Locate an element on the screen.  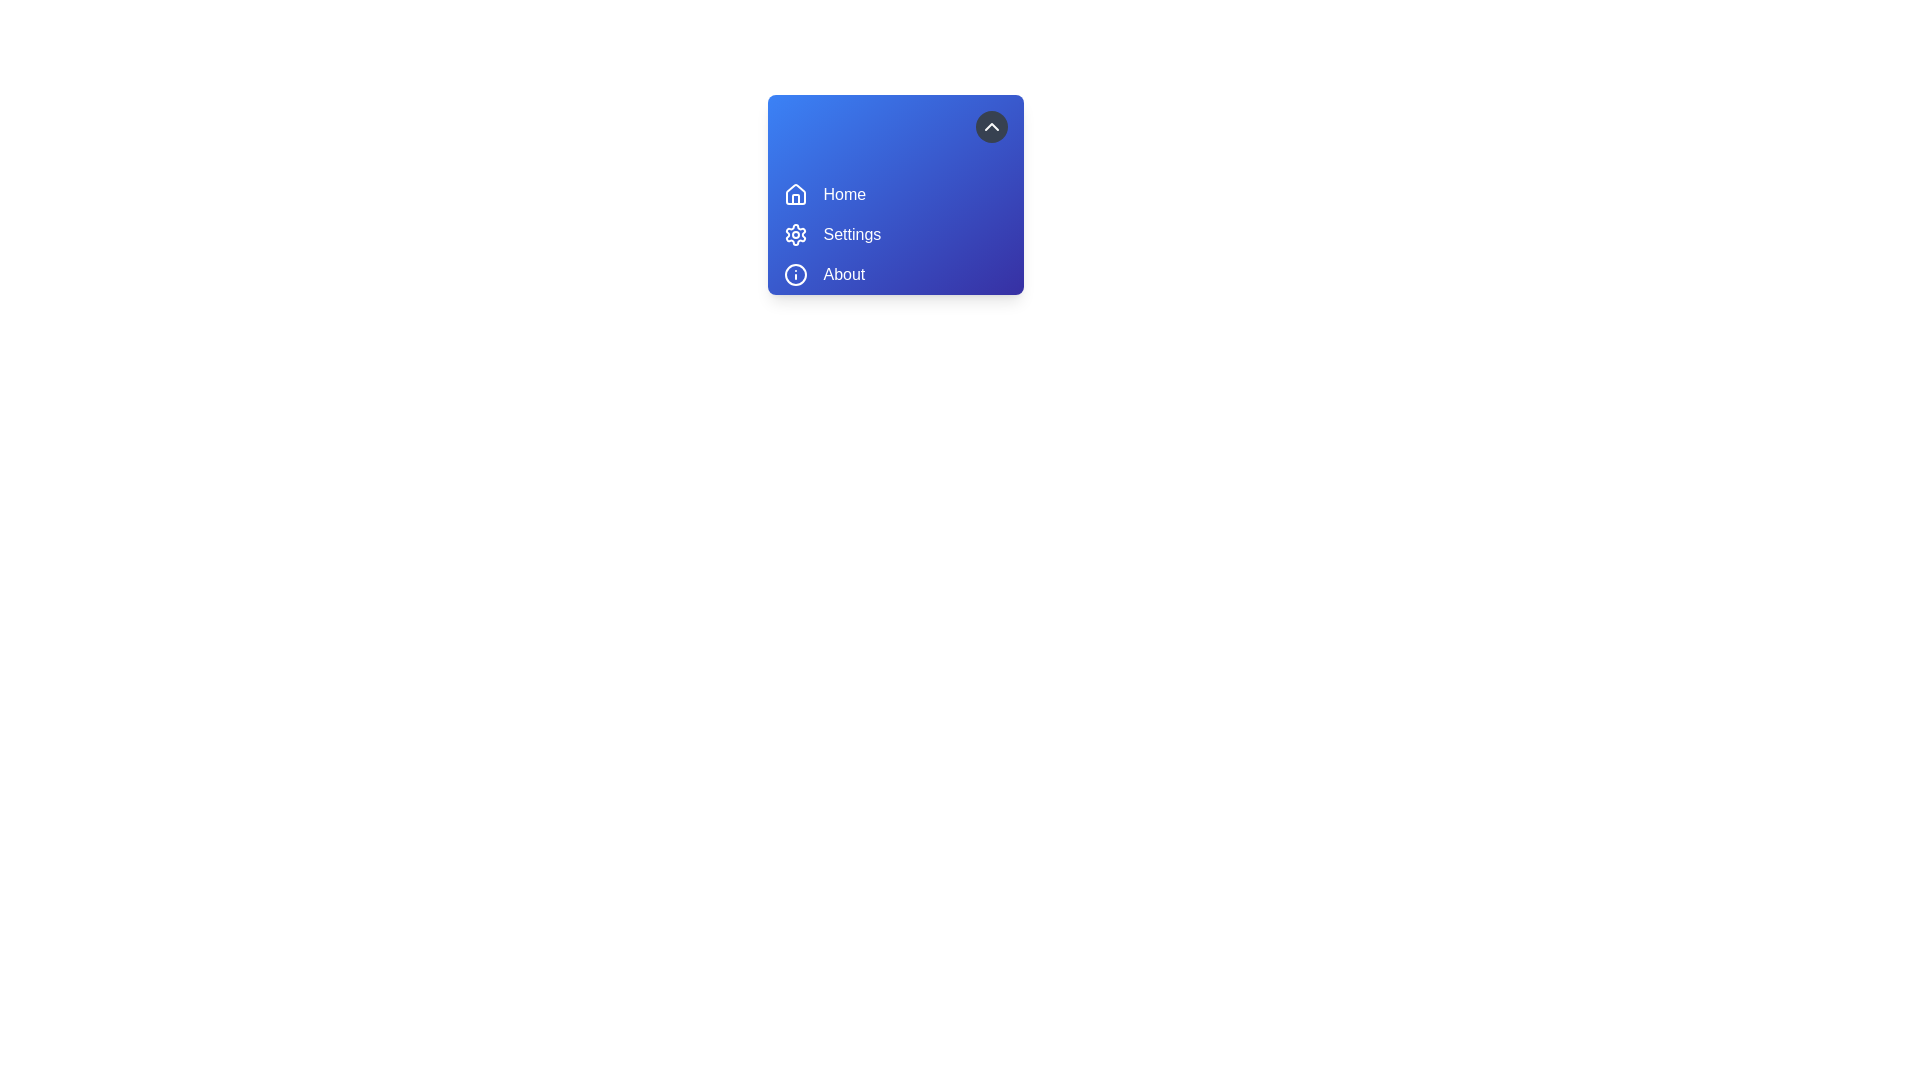
the circular blue icon with a hollow stroke and a central dot located near the 'About' menu item in the menu panel is located at coordinates (794, 274).